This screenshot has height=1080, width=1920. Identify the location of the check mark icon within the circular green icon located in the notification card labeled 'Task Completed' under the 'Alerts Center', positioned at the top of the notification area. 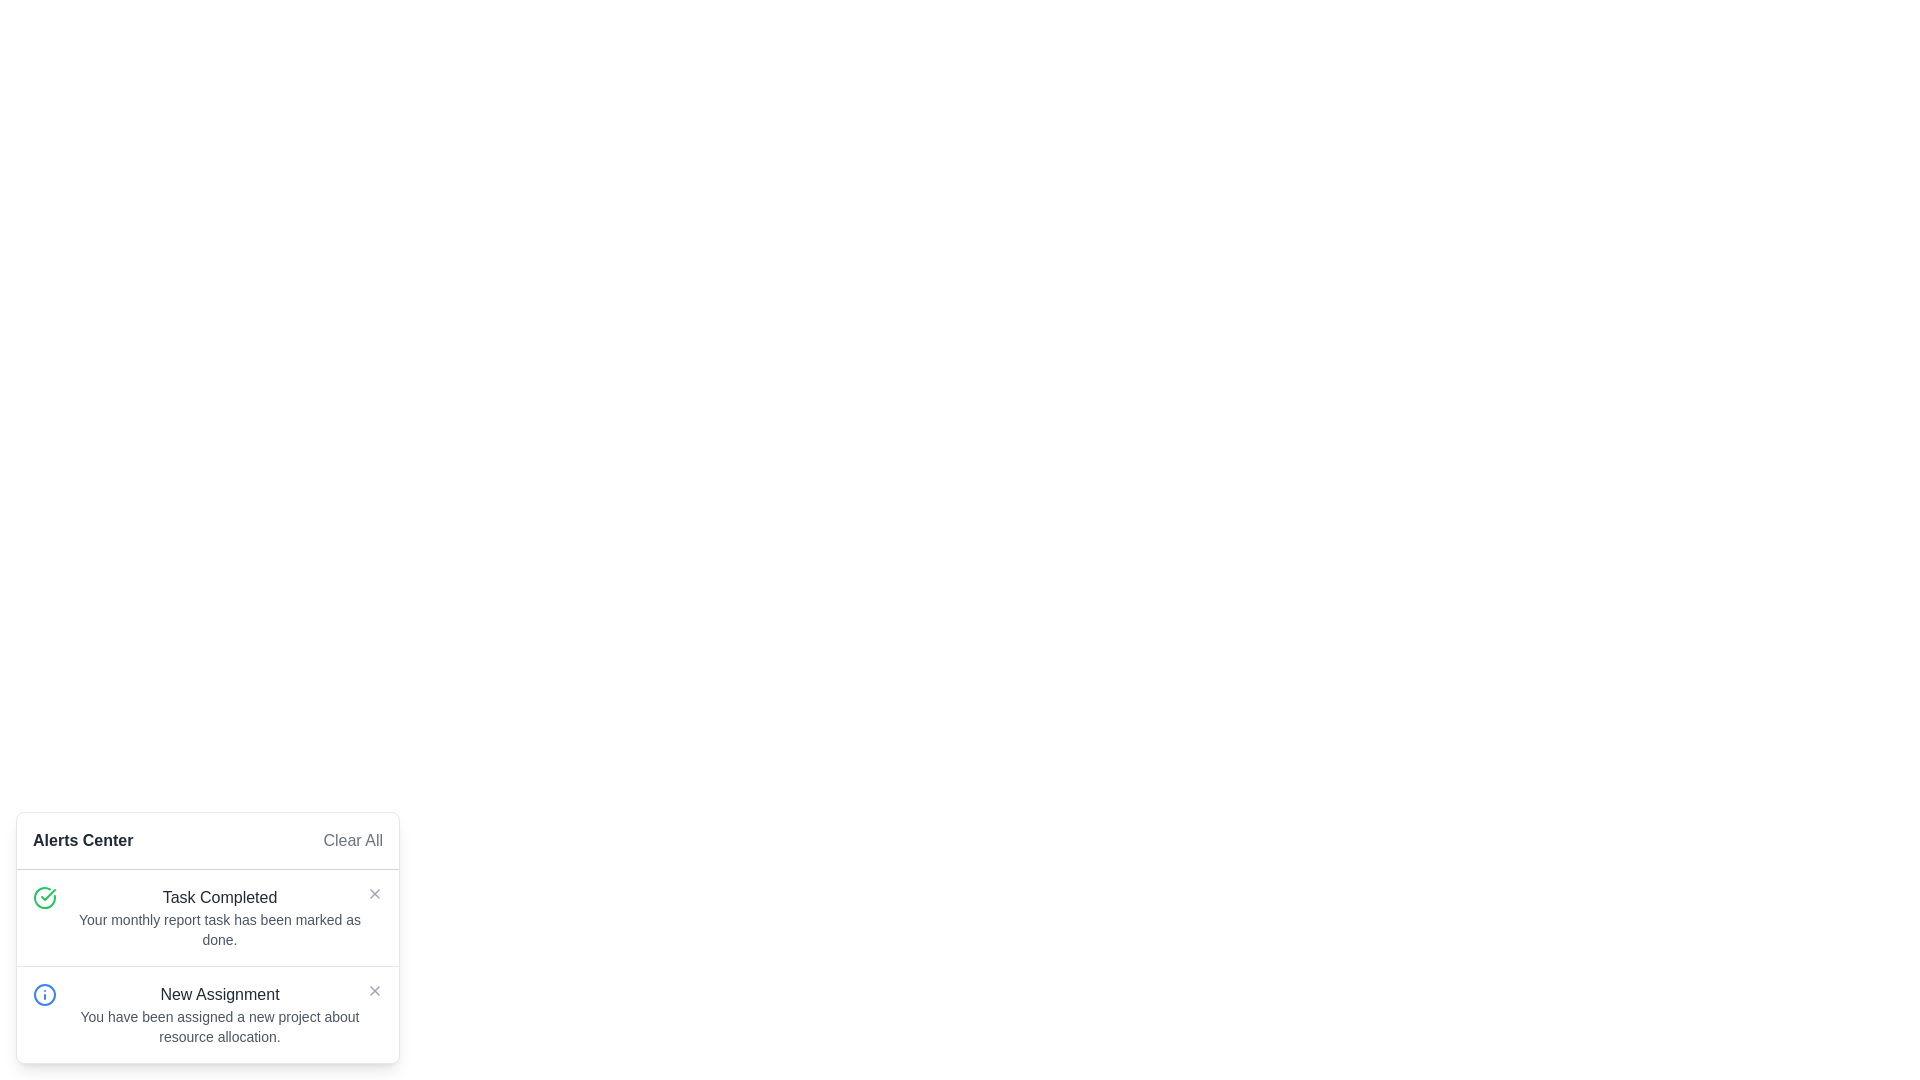
(48, 893).